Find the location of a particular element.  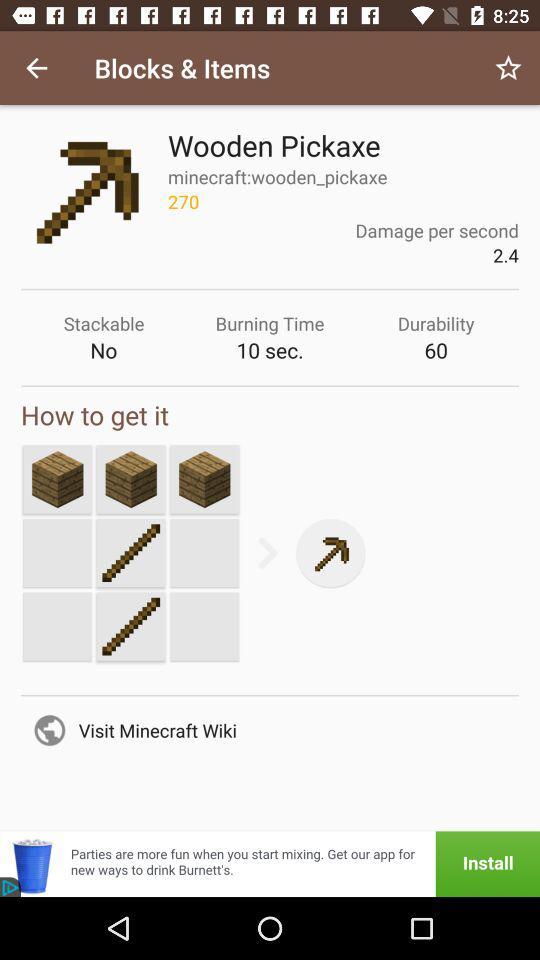

the icon next to the blocks & items icon is located at coordinates (36, 68).